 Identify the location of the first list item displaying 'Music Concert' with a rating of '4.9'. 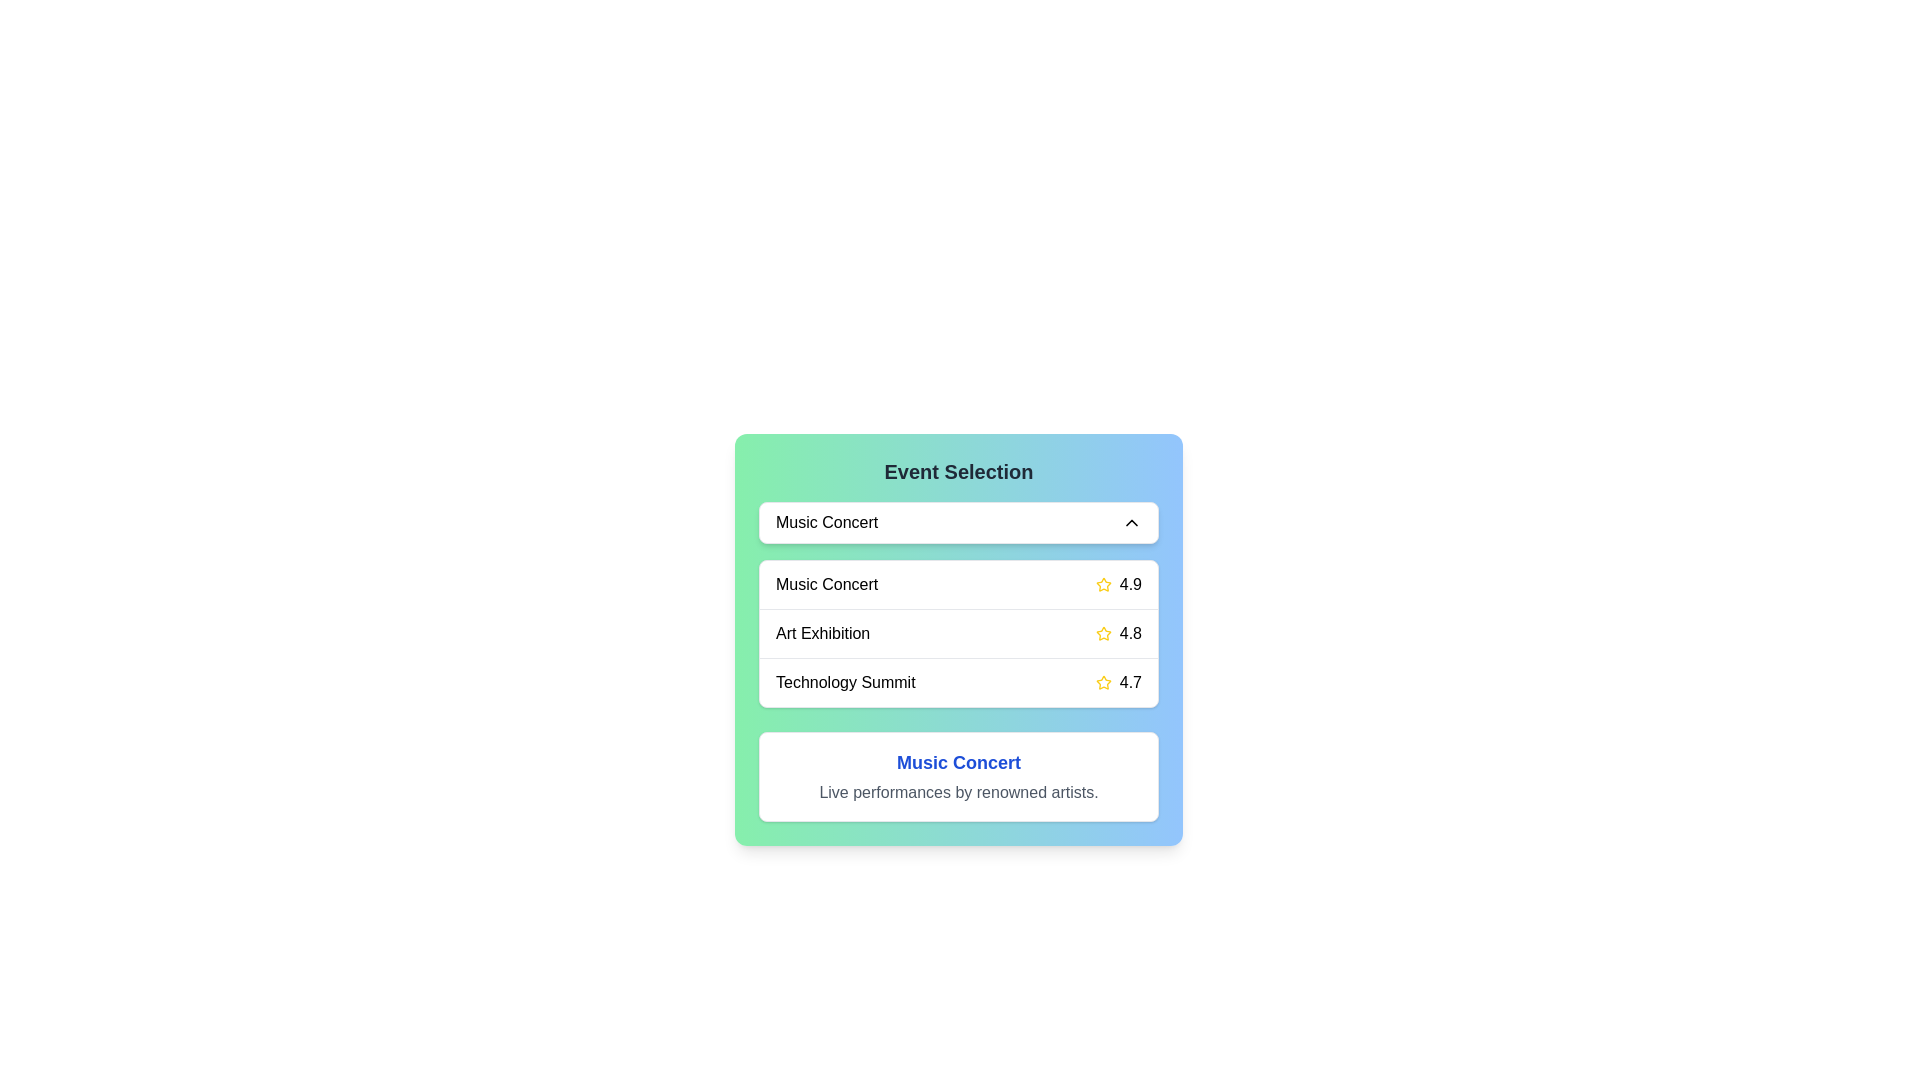
(958, 585).